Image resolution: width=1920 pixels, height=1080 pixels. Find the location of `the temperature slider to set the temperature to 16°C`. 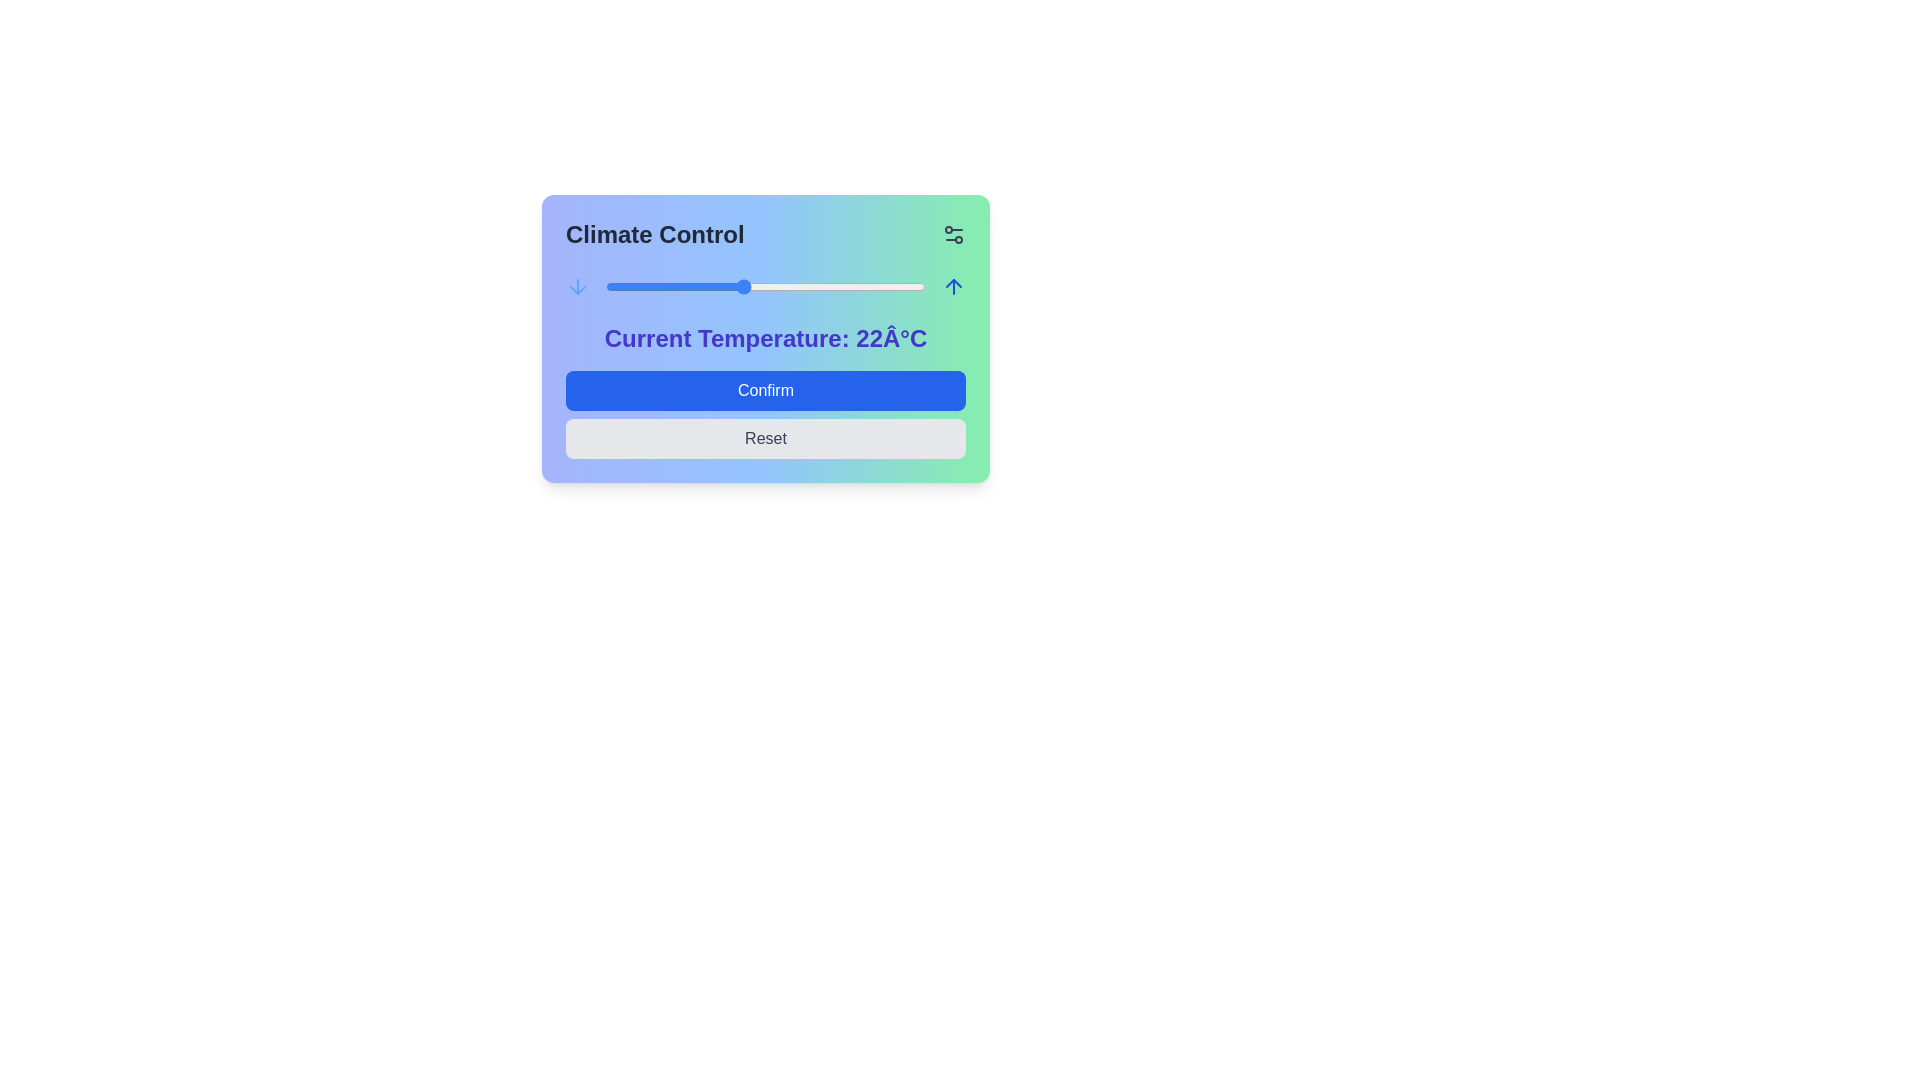

the temperature slider to set the temperature to 16°C is located at coordinates (604, 286).